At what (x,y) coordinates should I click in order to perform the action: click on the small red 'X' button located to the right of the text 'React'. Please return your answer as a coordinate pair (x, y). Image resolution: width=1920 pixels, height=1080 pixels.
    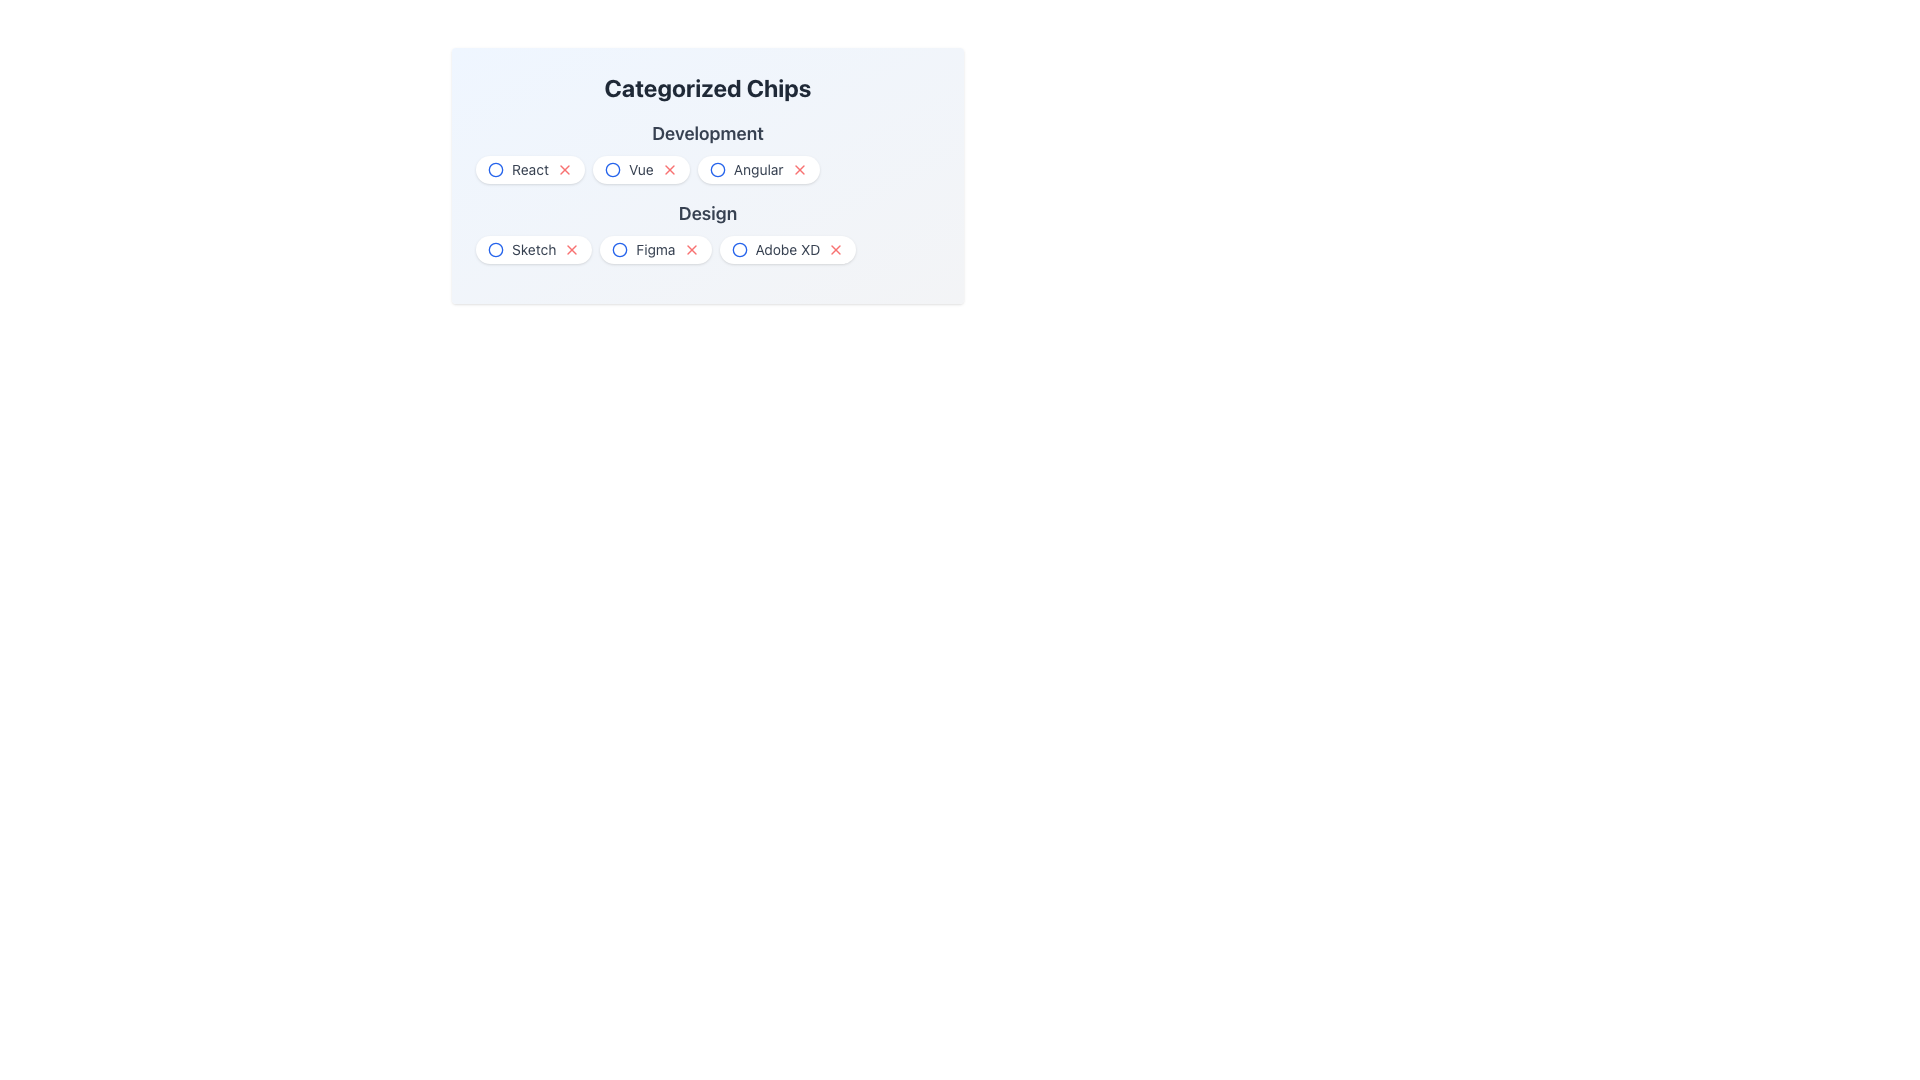
    Looking at the image, I should click on (564, 168).